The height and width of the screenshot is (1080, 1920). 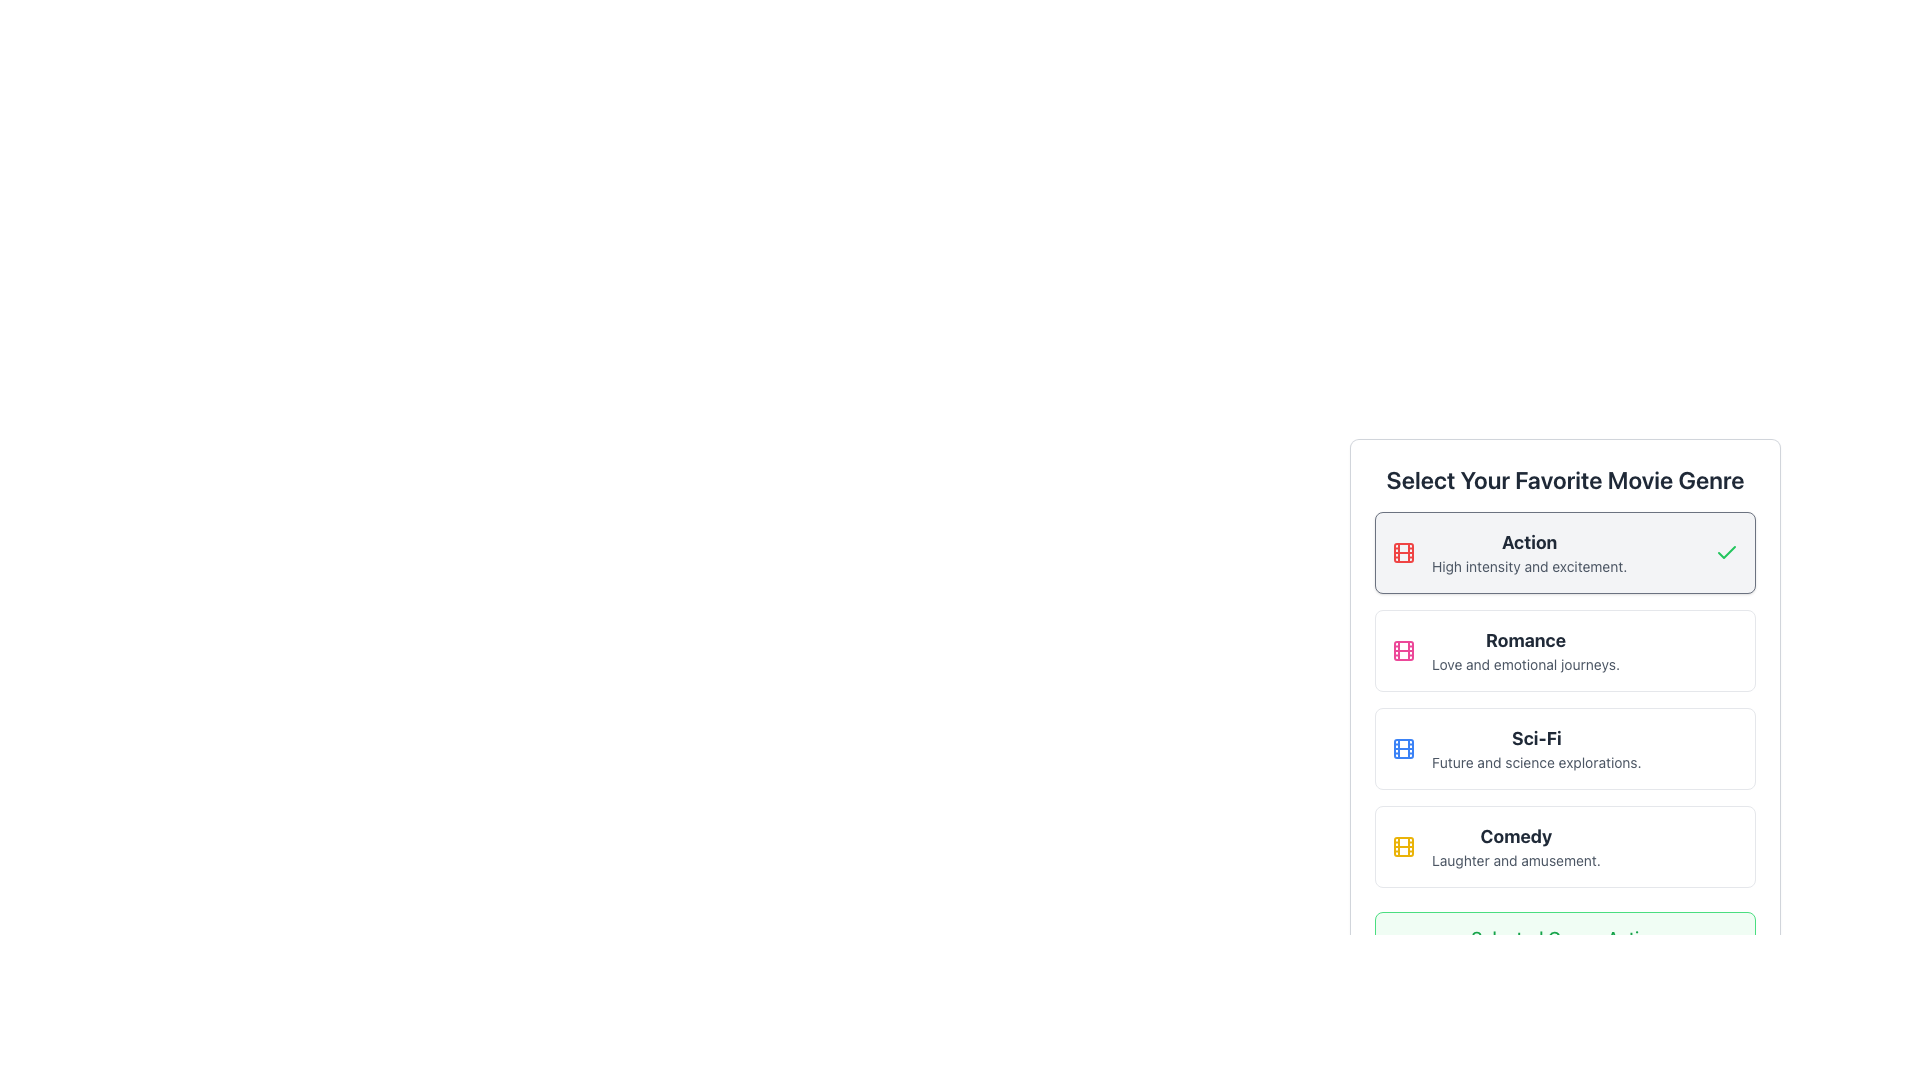 What do you see at coordinates (1402, 552) in the screenshot?
I see `the 'Action' genre icon located to the left of the word 'Action' in the movie genres list` at bounding box center [1402, 552].